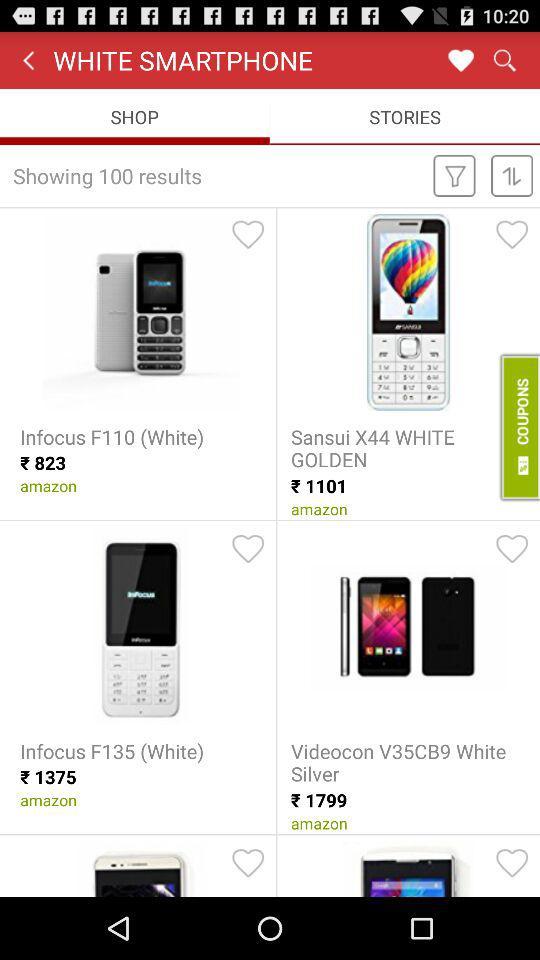  What do you see at coordinates (248, 234) in the screenshot?
I see `product as favorite` at bounding box center [248, 234].